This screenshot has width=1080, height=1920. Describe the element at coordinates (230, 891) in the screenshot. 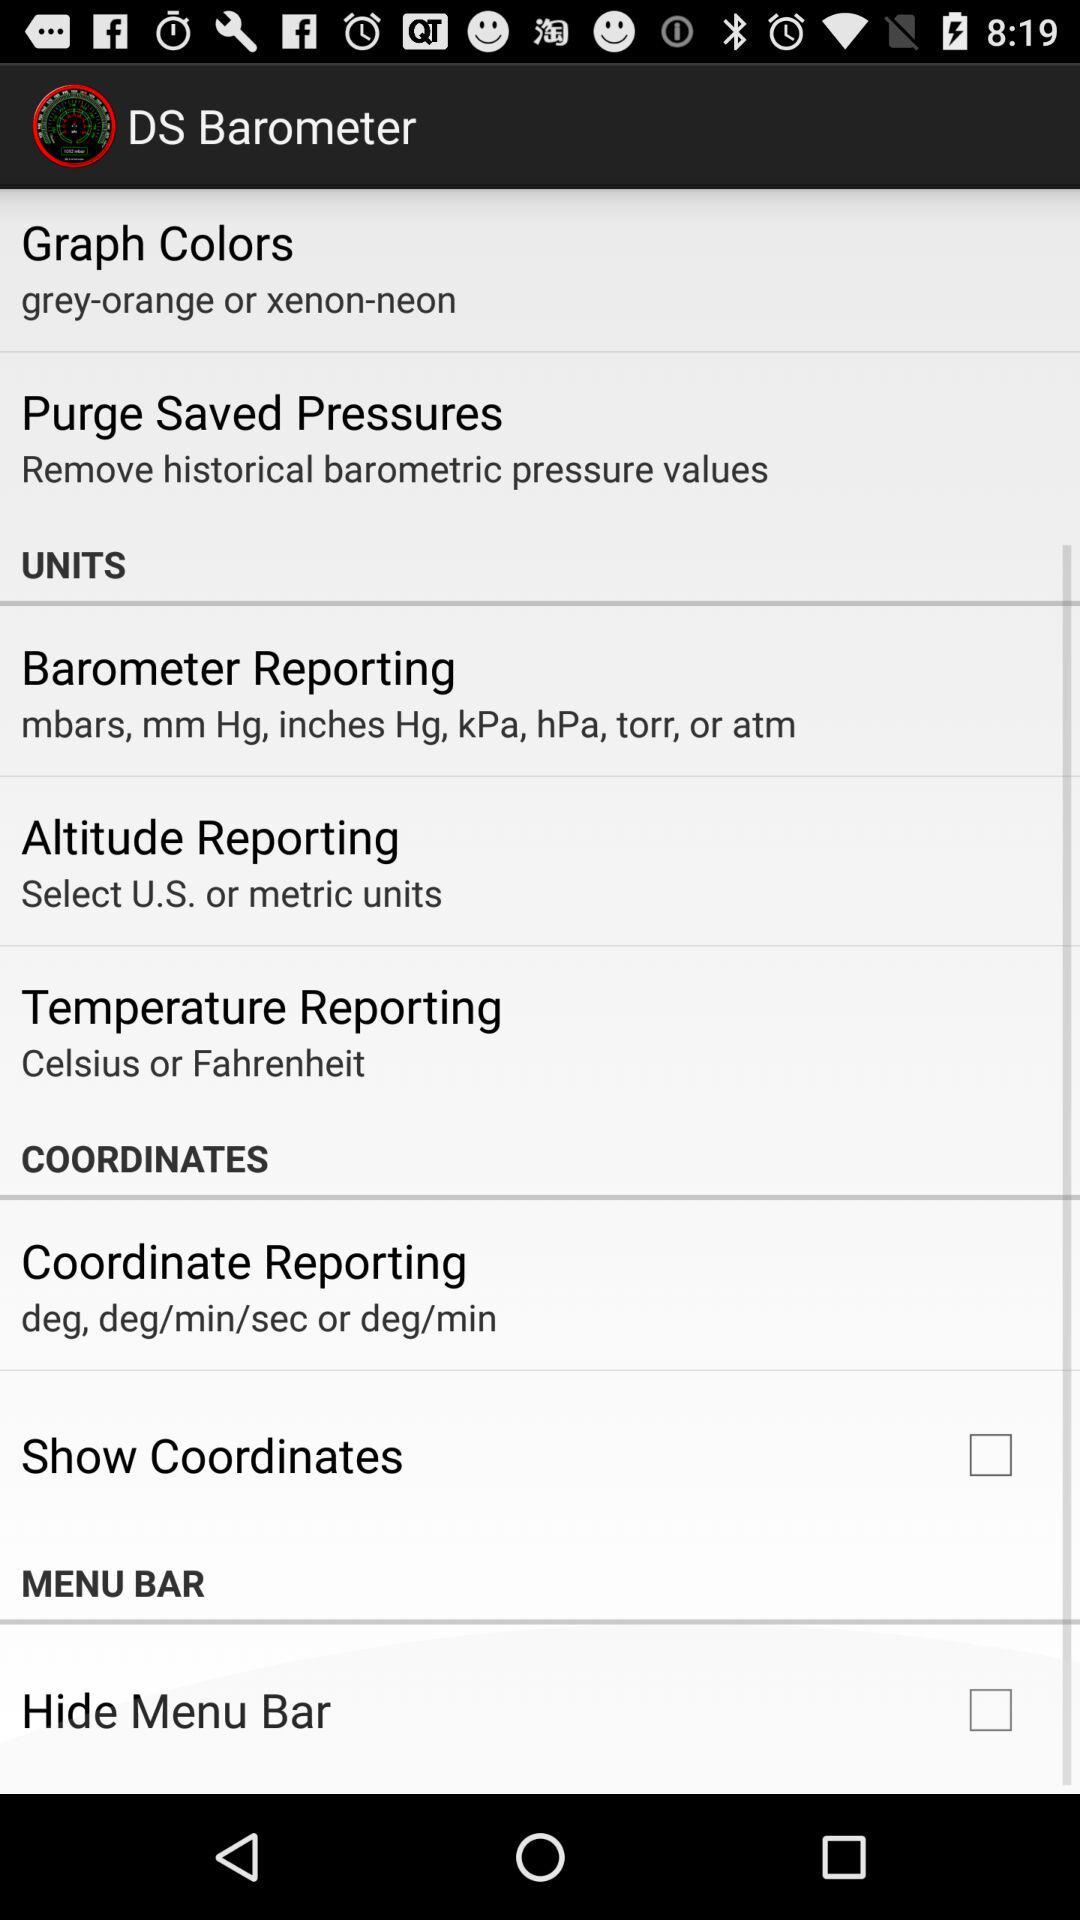

I see `app above temperature reporting app` at that location.